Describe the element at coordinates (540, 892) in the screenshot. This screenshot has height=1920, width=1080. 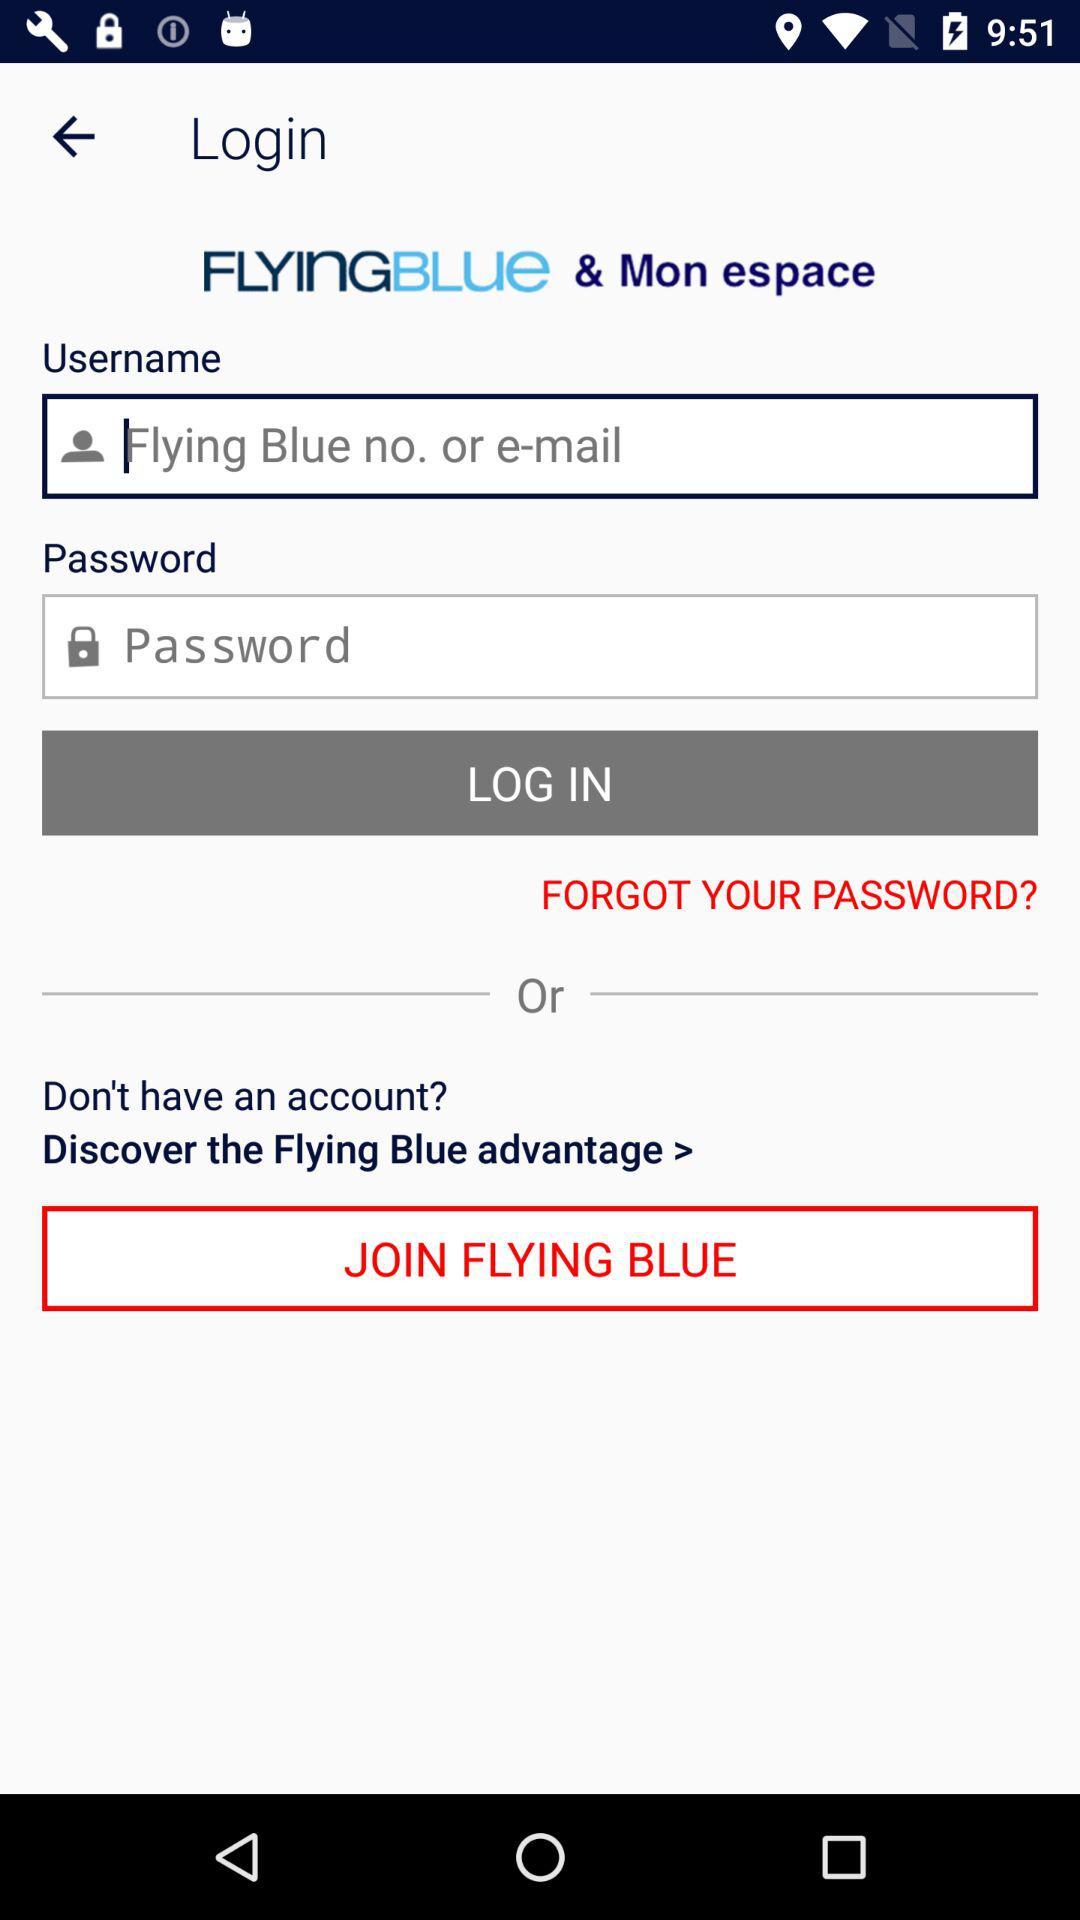
I see `the forgot your password? item` at that location.